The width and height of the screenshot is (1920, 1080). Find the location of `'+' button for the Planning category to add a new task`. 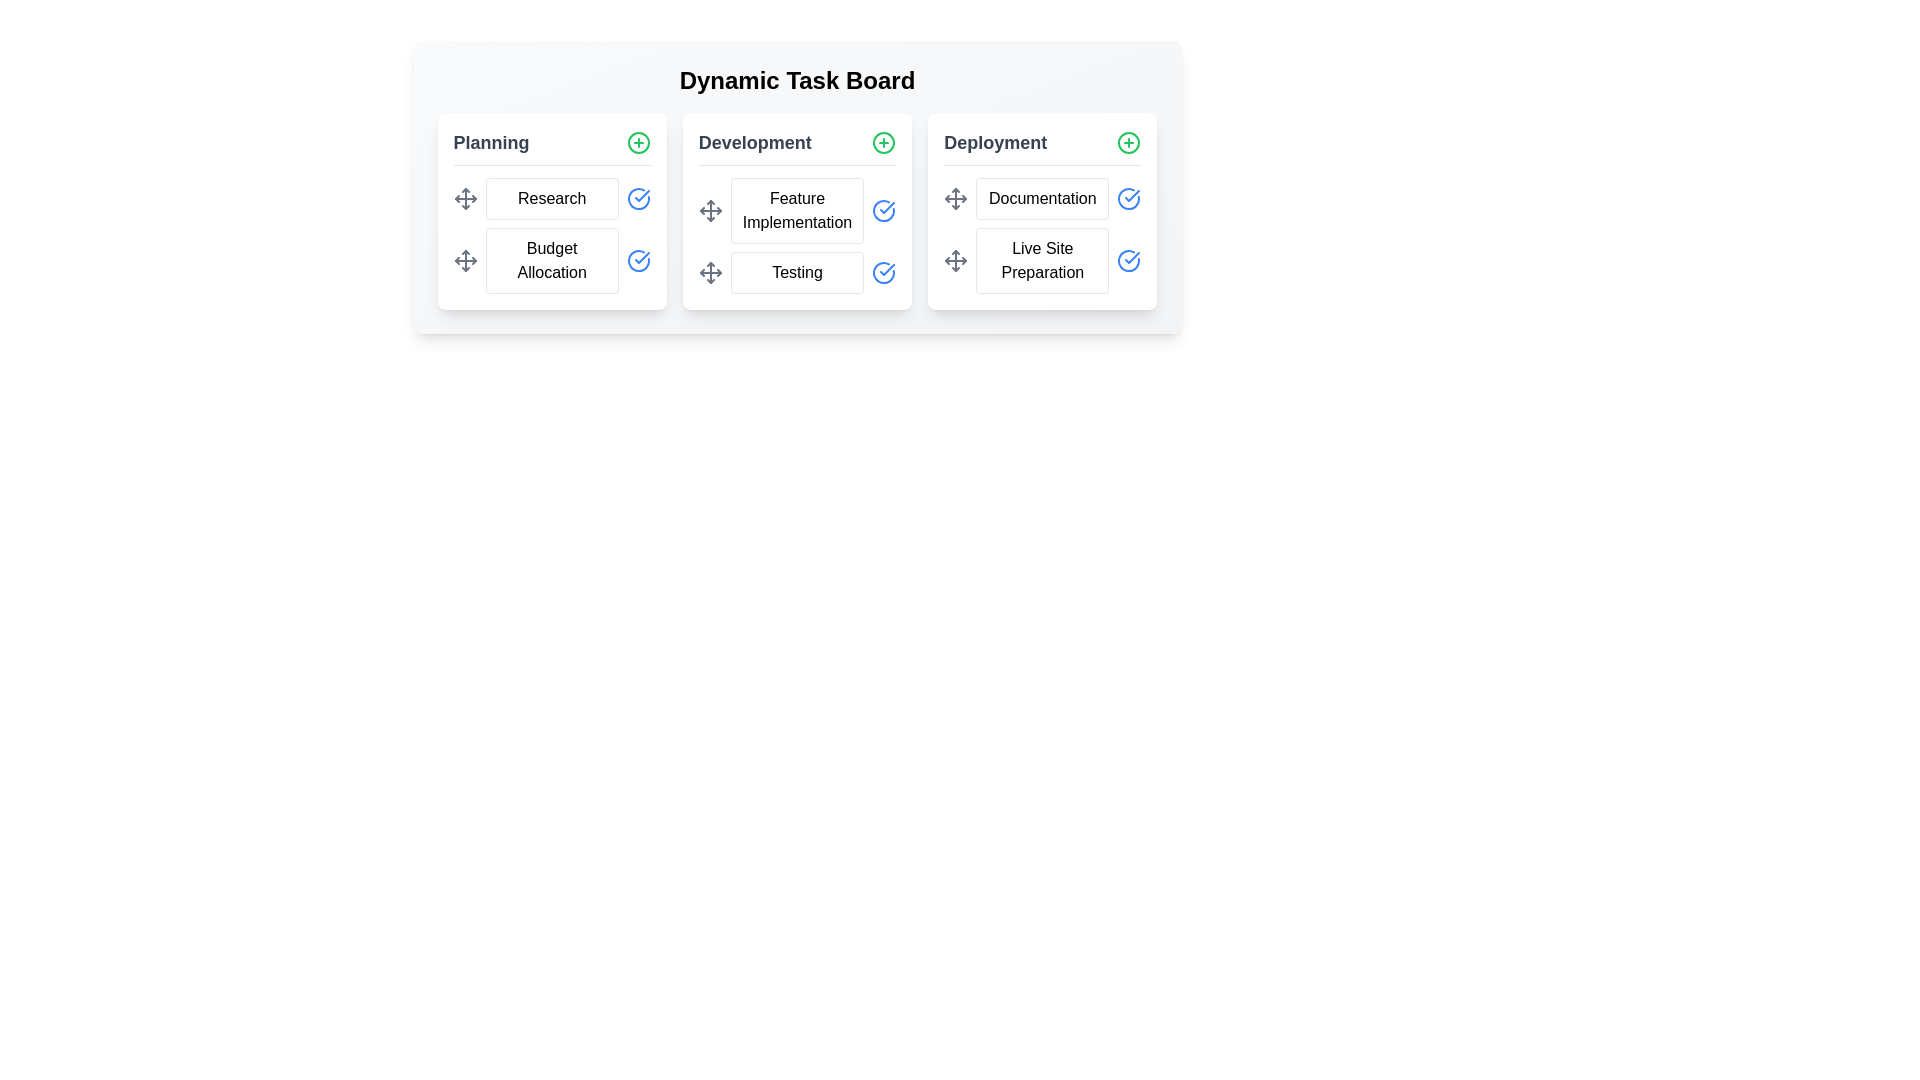

'+' button for the Planning category to add a new task is located at coordinates (637, 141).